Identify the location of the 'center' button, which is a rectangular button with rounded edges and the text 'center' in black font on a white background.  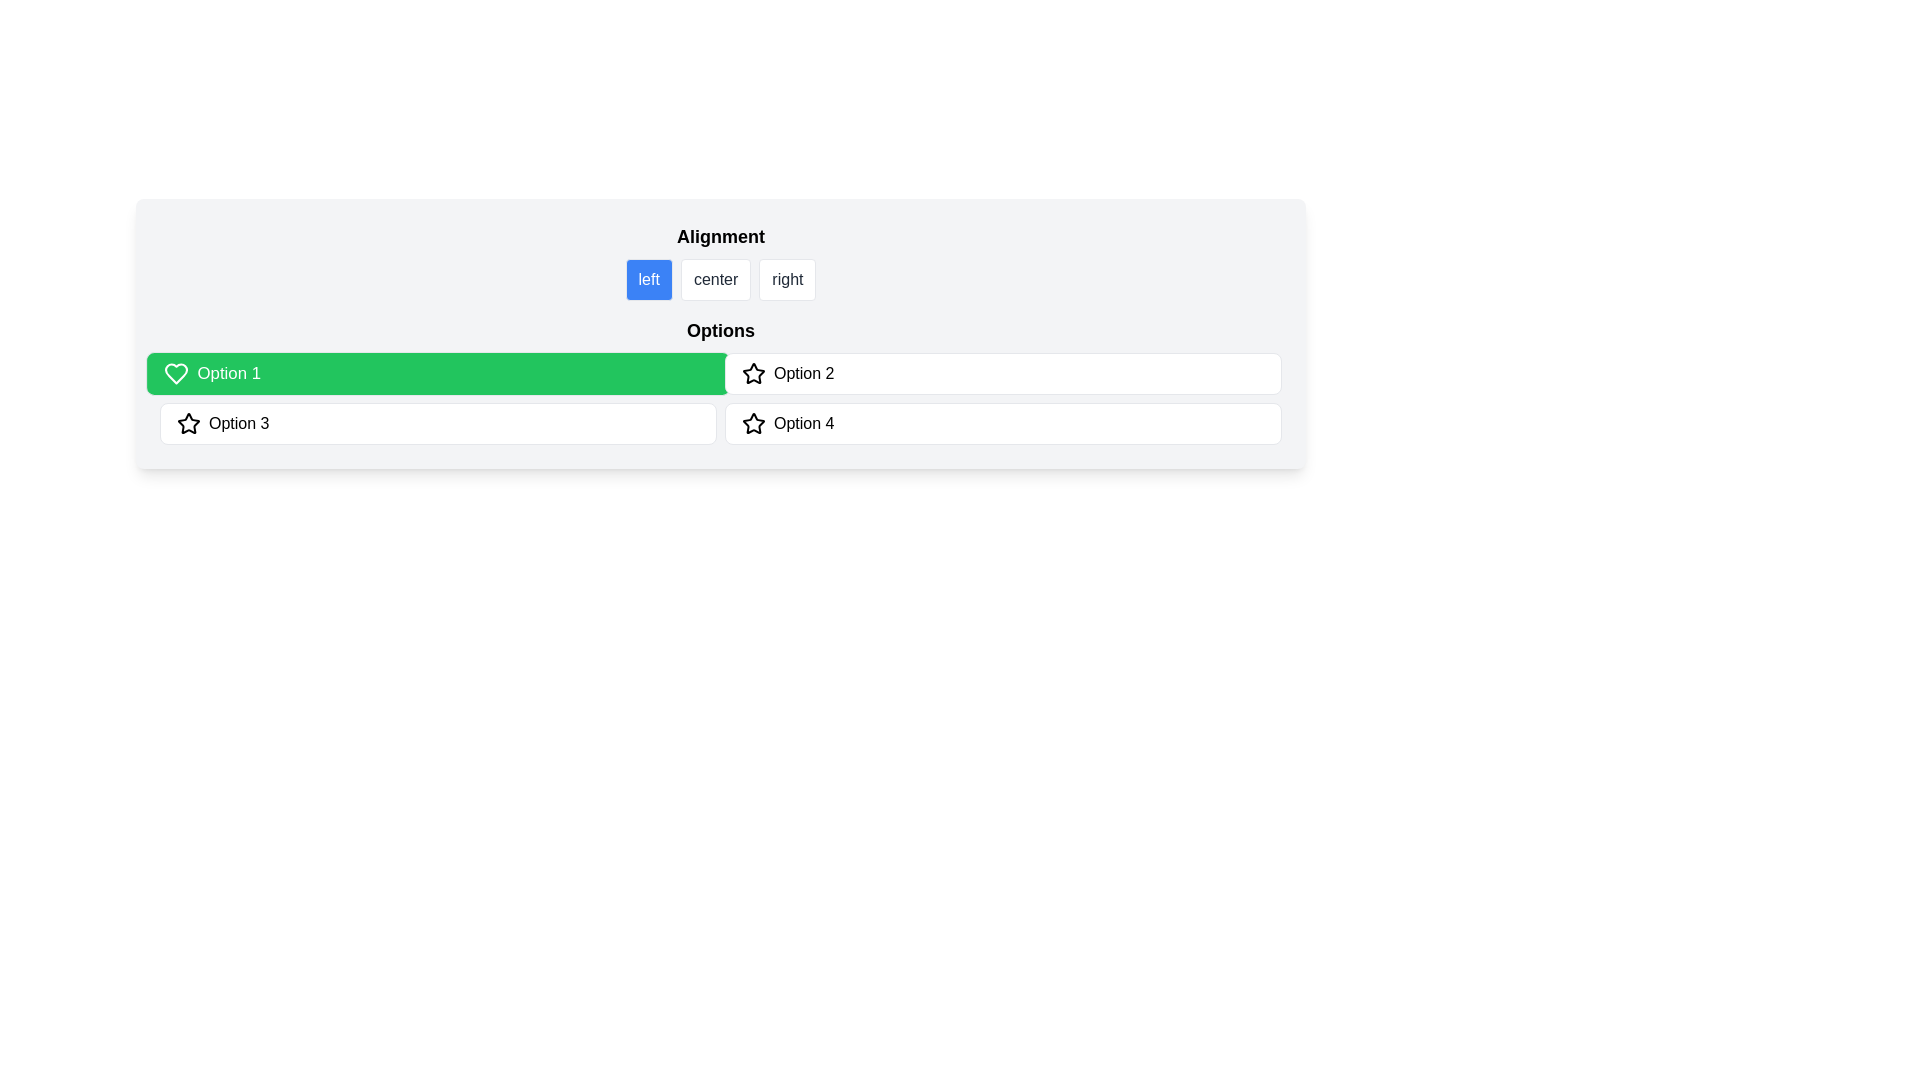
(716, 280).